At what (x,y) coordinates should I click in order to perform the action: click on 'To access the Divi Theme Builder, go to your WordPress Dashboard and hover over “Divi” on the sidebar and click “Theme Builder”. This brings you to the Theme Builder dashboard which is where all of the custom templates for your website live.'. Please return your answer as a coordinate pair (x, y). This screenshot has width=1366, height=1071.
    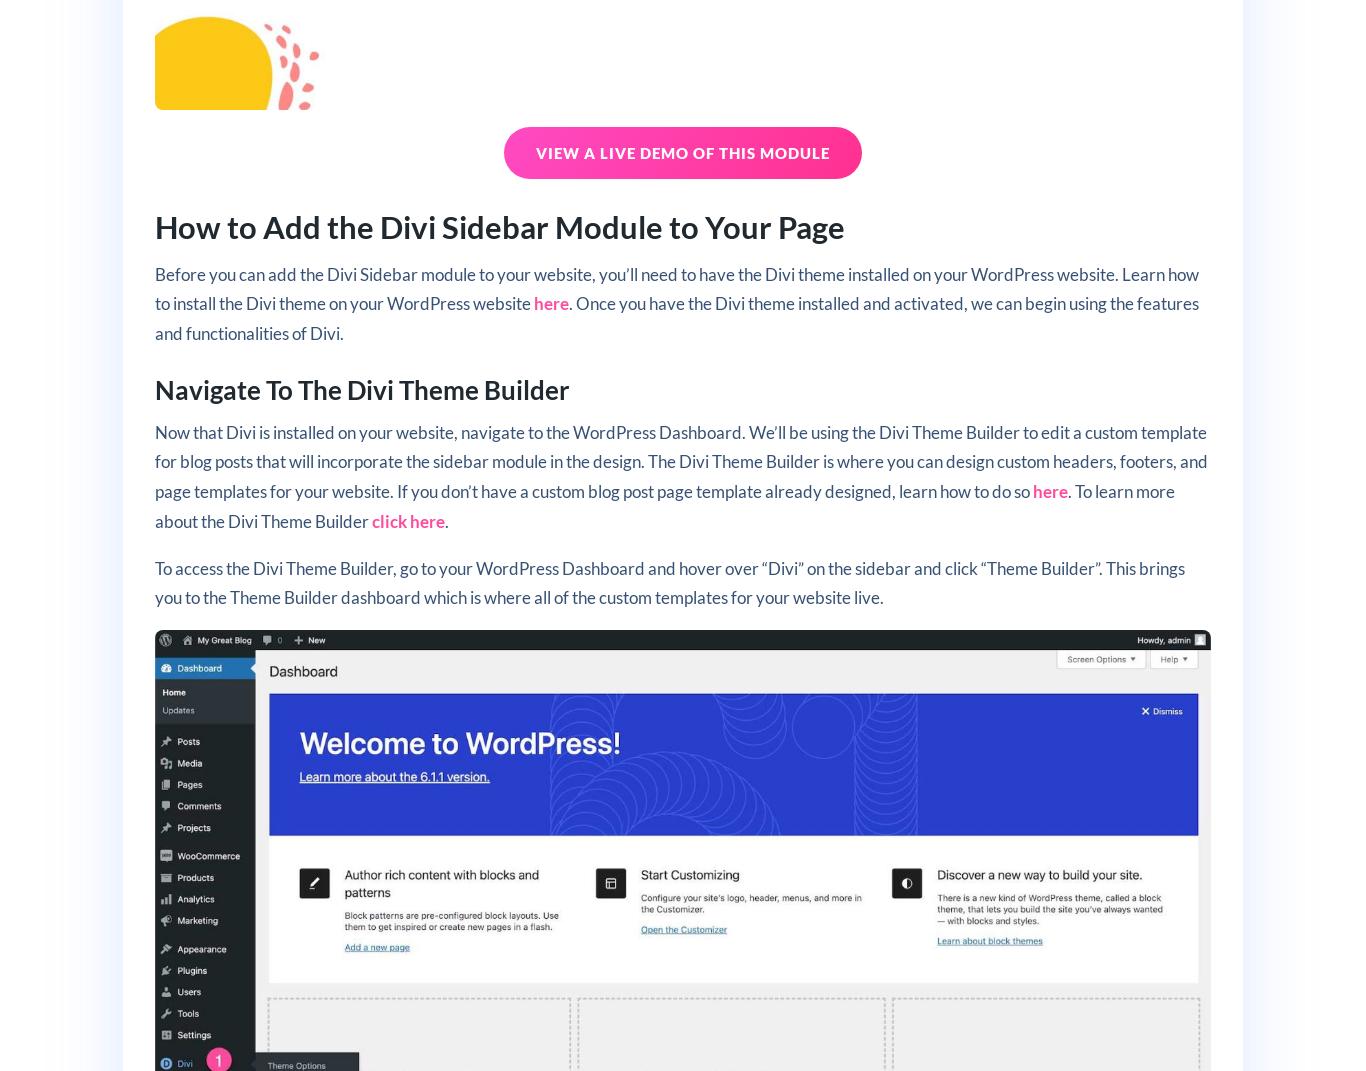
    Looking at the image, I should click on (668, 582).